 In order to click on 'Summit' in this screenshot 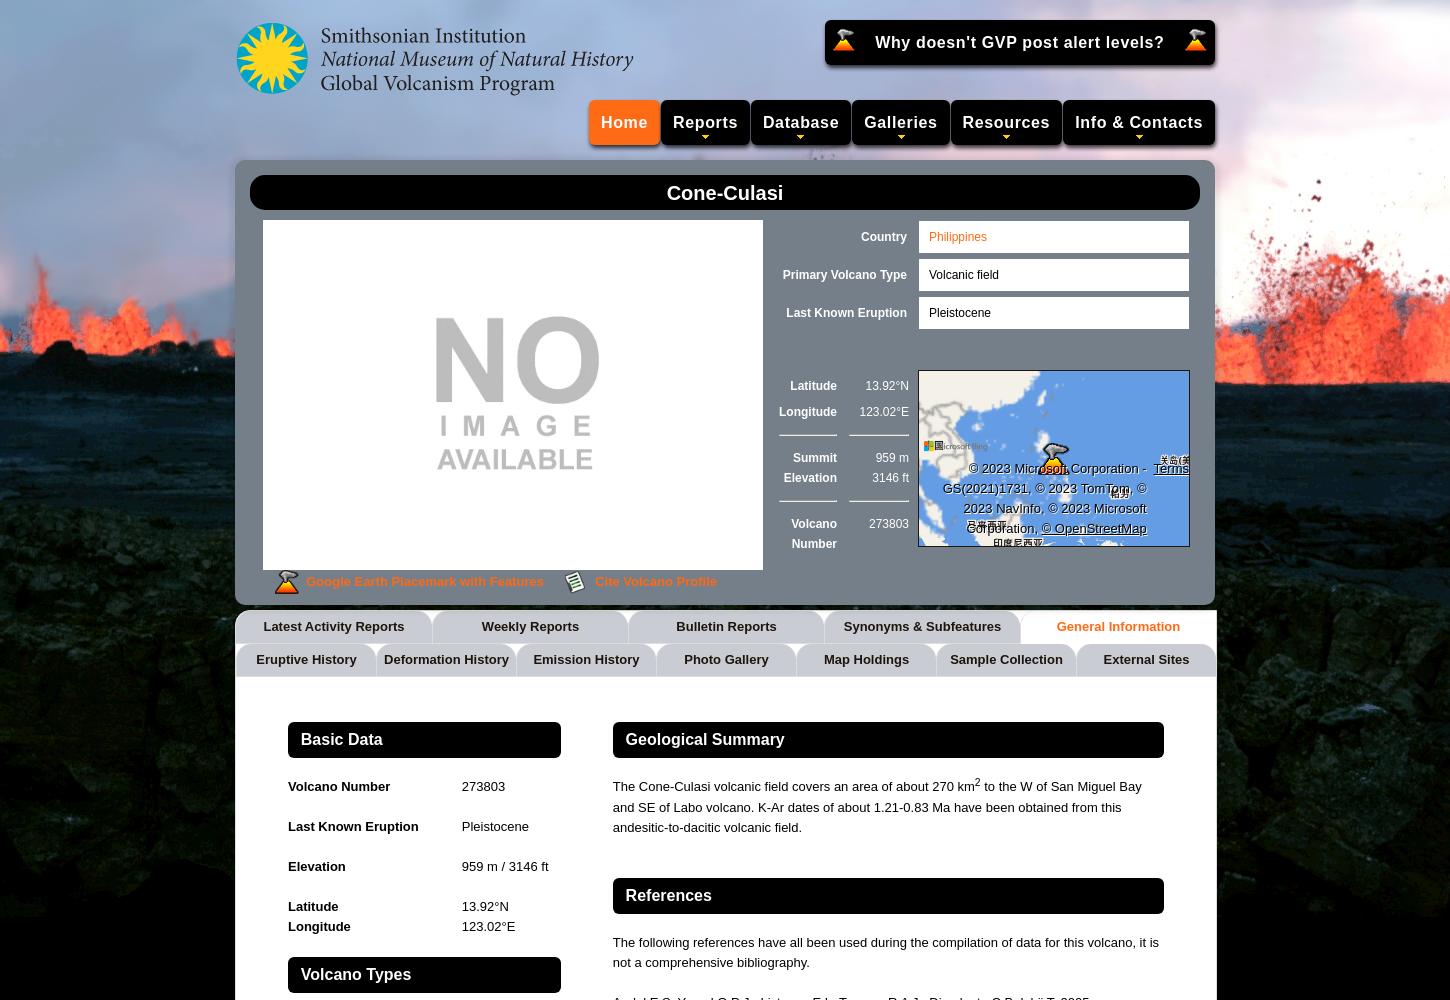, I will do `click(814, 457)`.